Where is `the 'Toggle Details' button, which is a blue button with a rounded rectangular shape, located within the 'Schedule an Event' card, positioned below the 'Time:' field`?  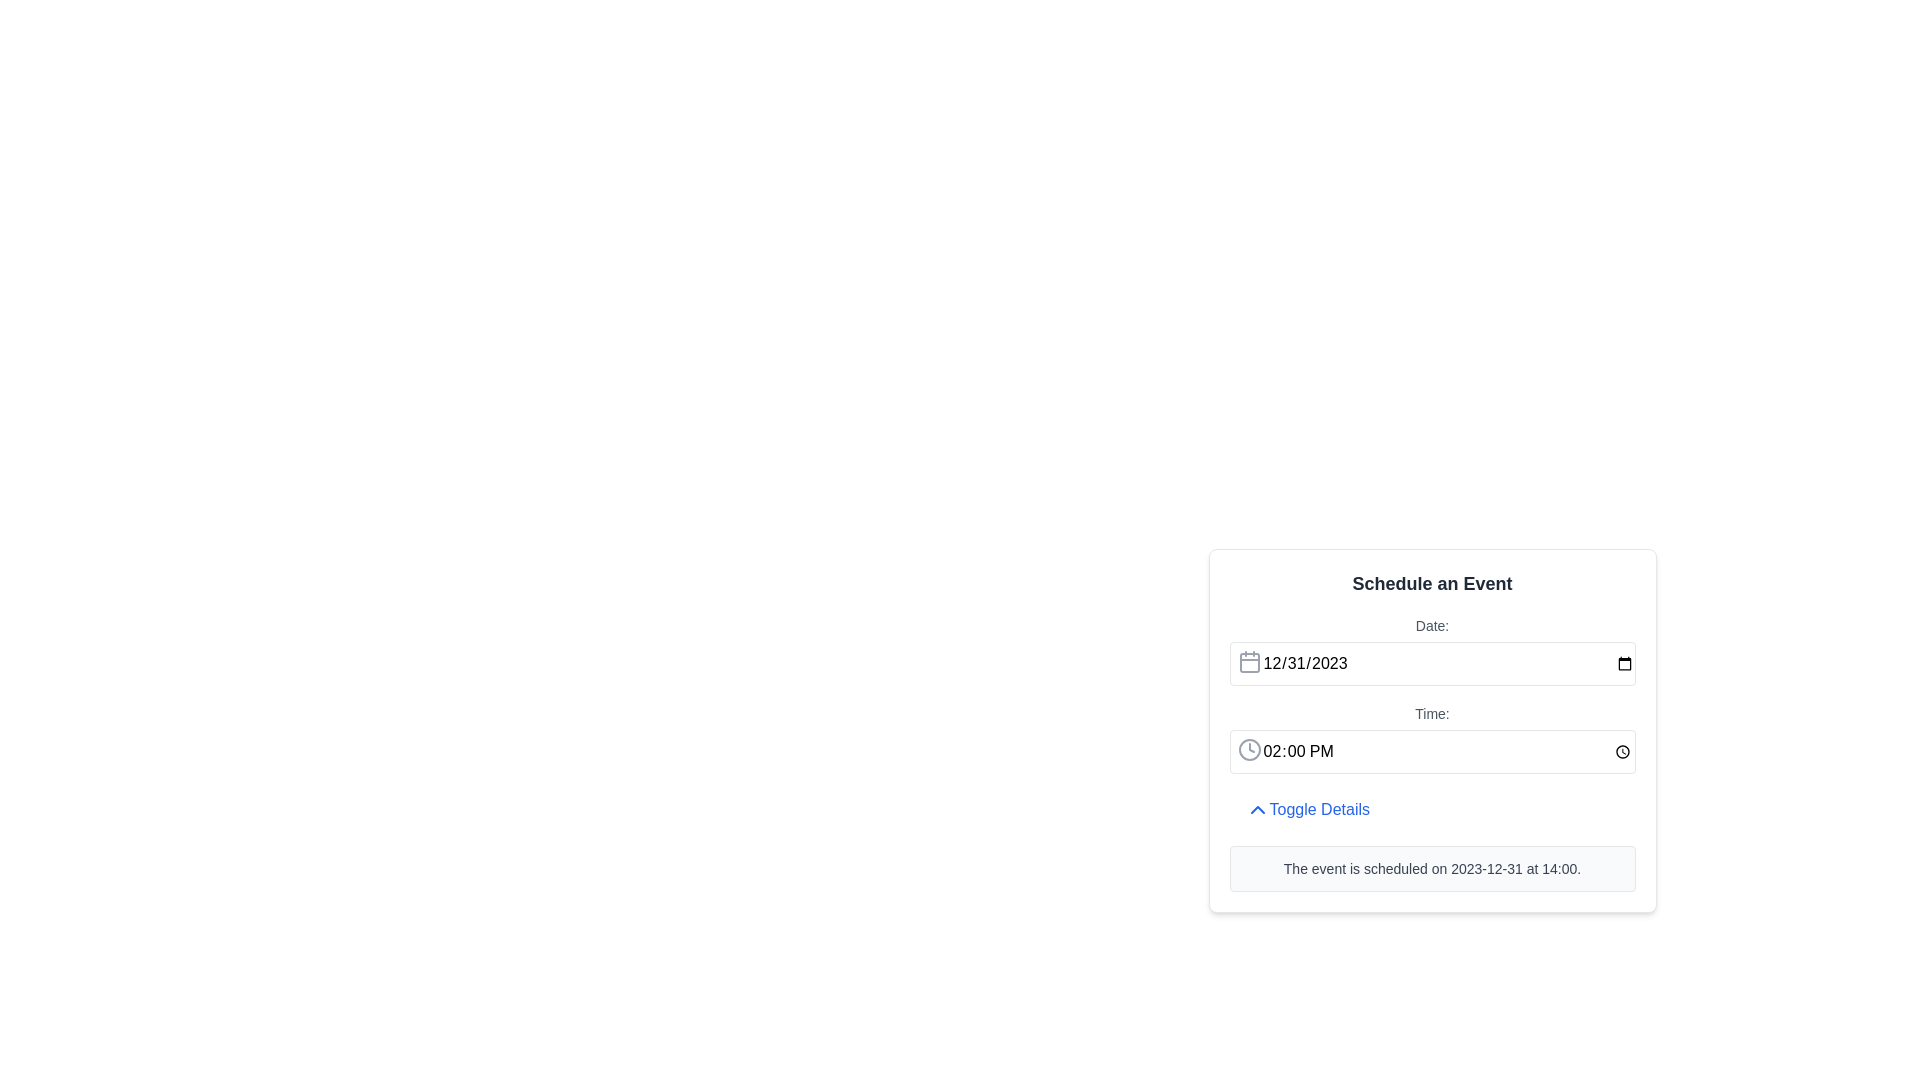 the 'Toggle Details' button, which is a blue button with a rounded rectangular shape, located within the 'Schedule an Event' card, positioned below the 'Time:' field is located at coordinates (1307, 810).